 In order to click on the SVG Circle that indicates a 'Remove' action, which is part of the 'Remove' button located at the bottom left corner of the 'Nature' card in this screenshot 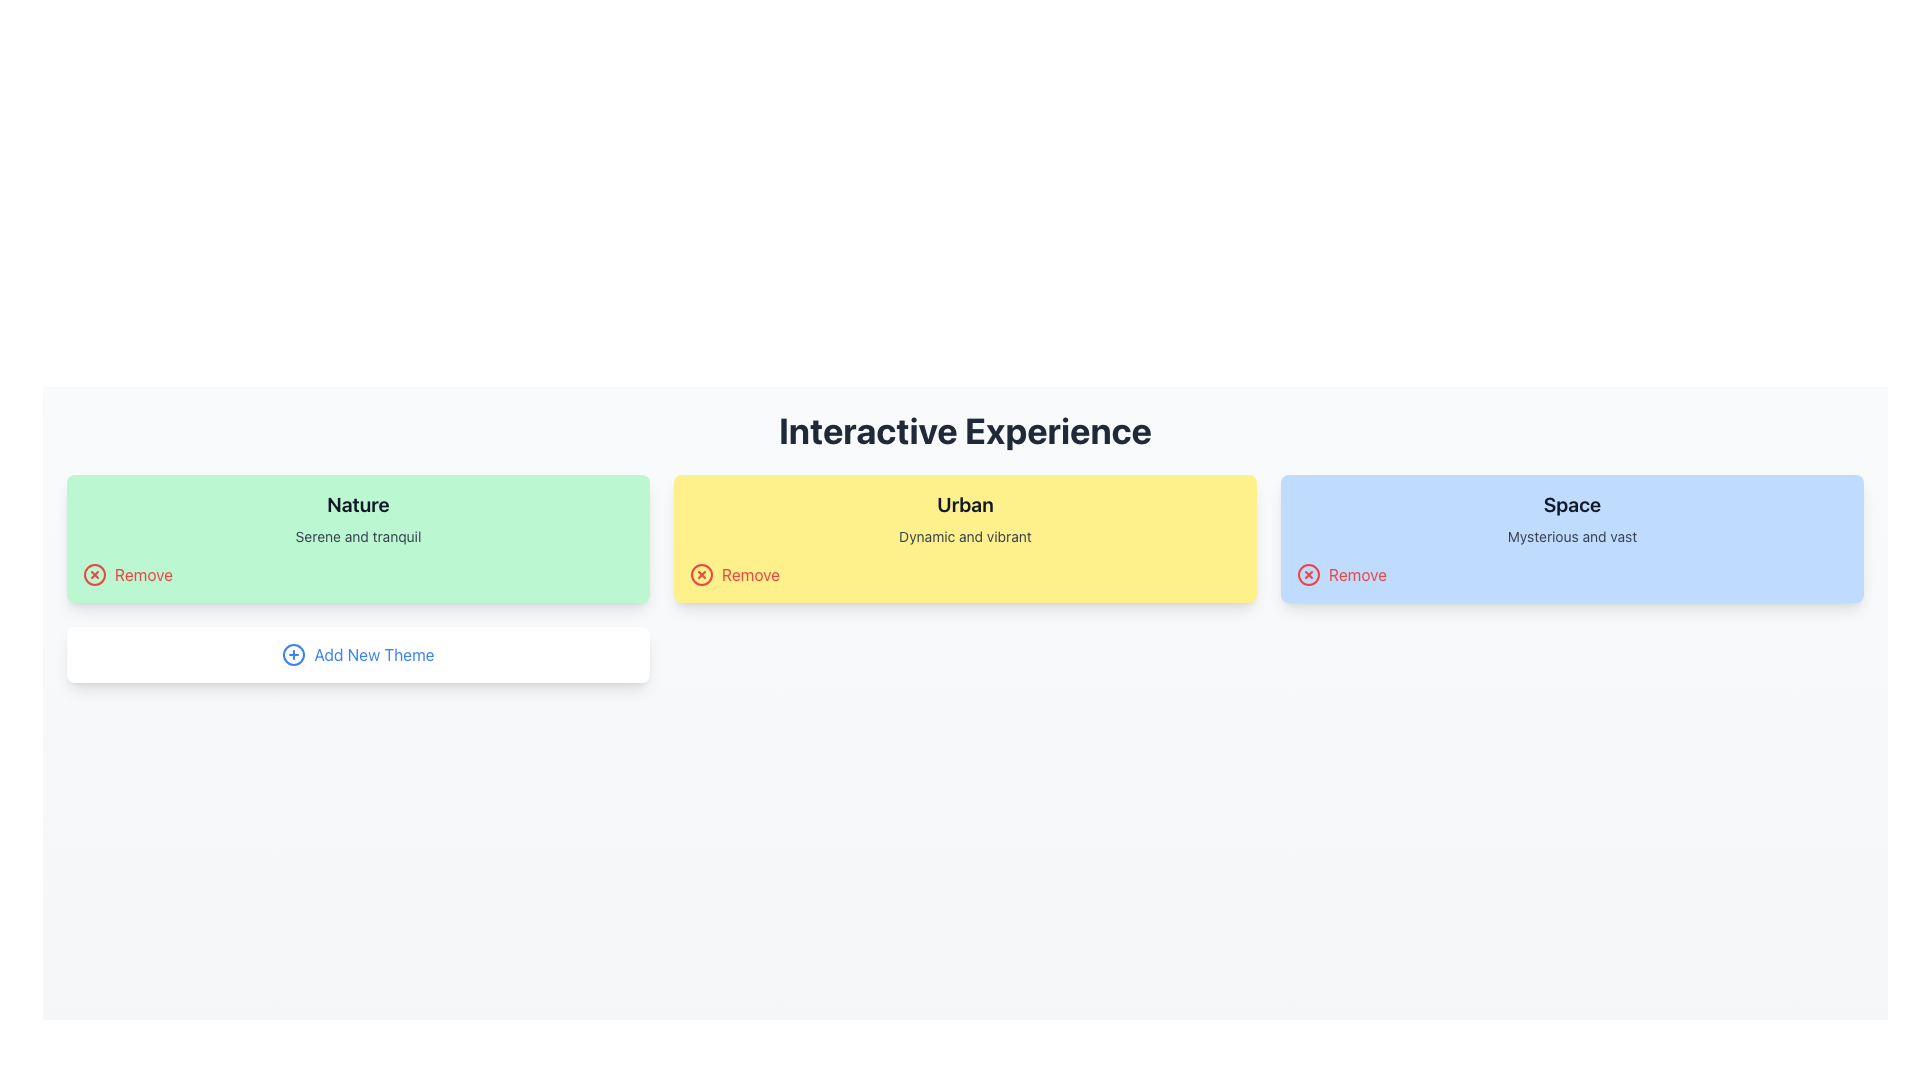, I will do `click(94, 574)`.